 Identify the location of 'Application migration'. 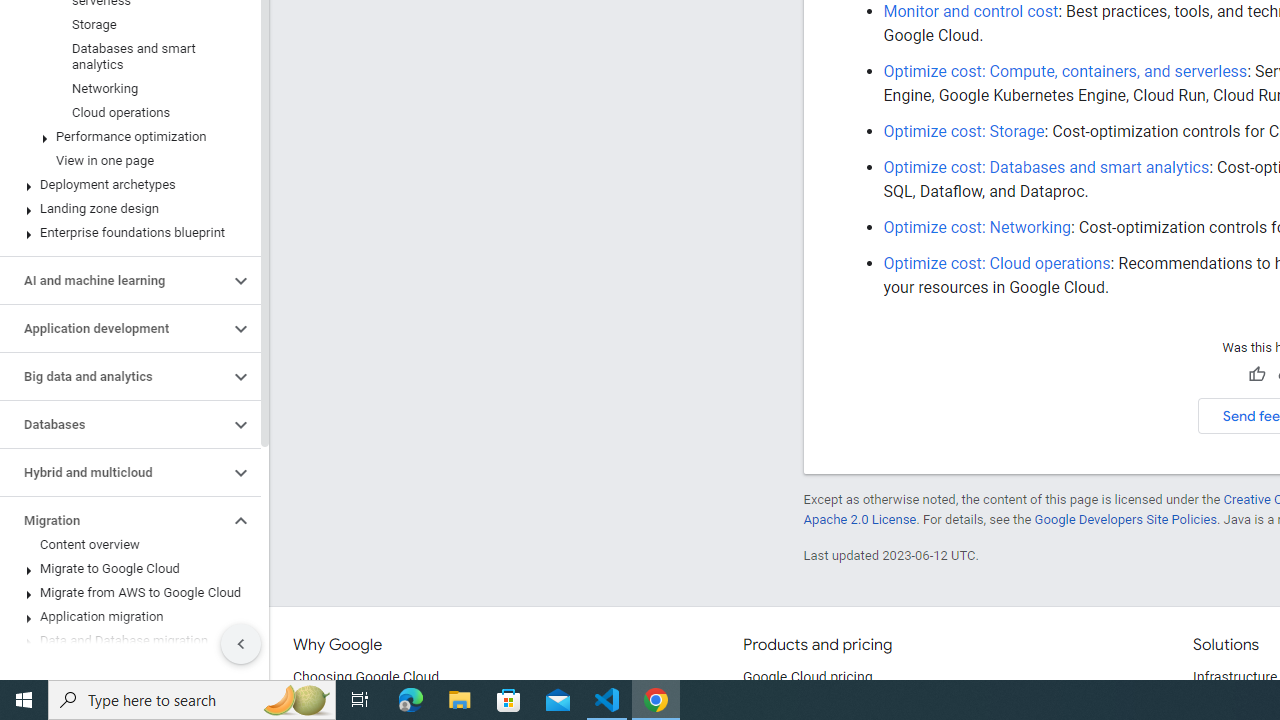
(125, 616).